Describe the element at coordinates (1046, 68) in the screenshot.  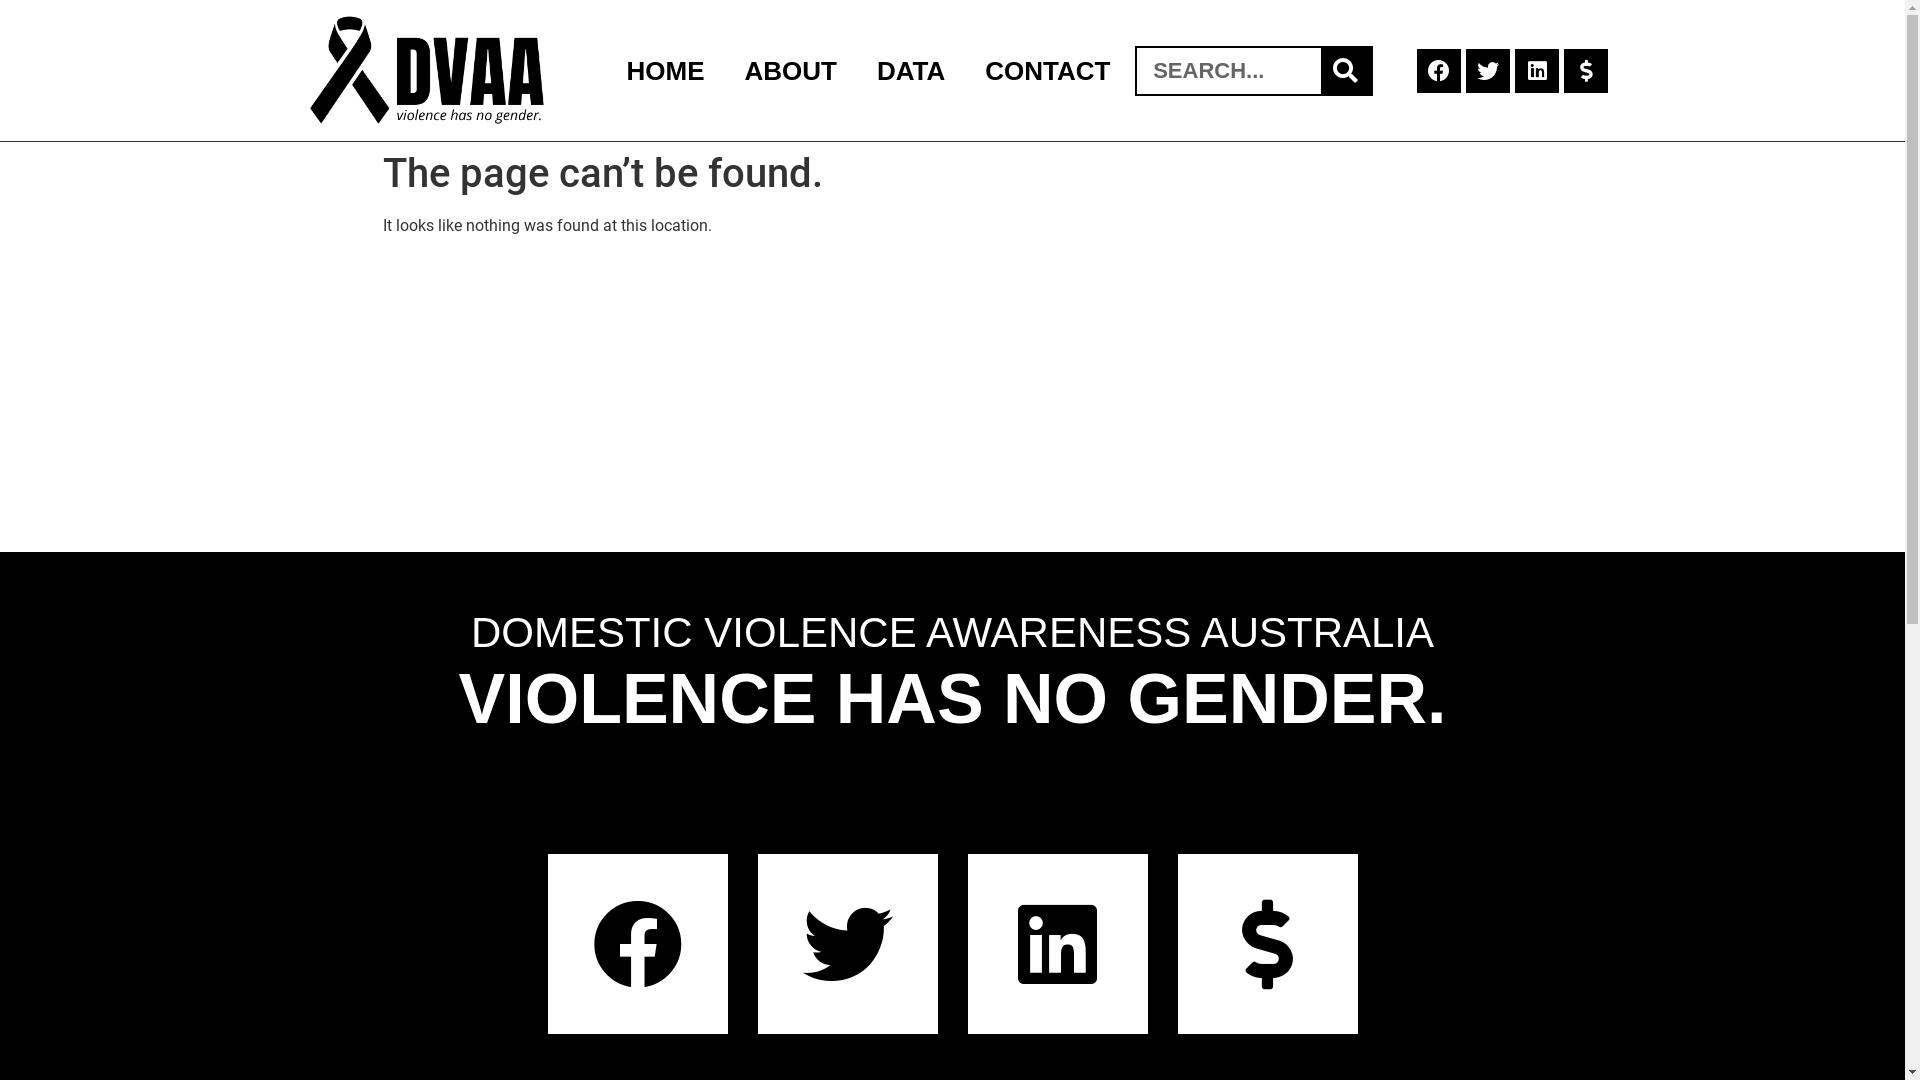
I see `'CONTACT'` at that location.